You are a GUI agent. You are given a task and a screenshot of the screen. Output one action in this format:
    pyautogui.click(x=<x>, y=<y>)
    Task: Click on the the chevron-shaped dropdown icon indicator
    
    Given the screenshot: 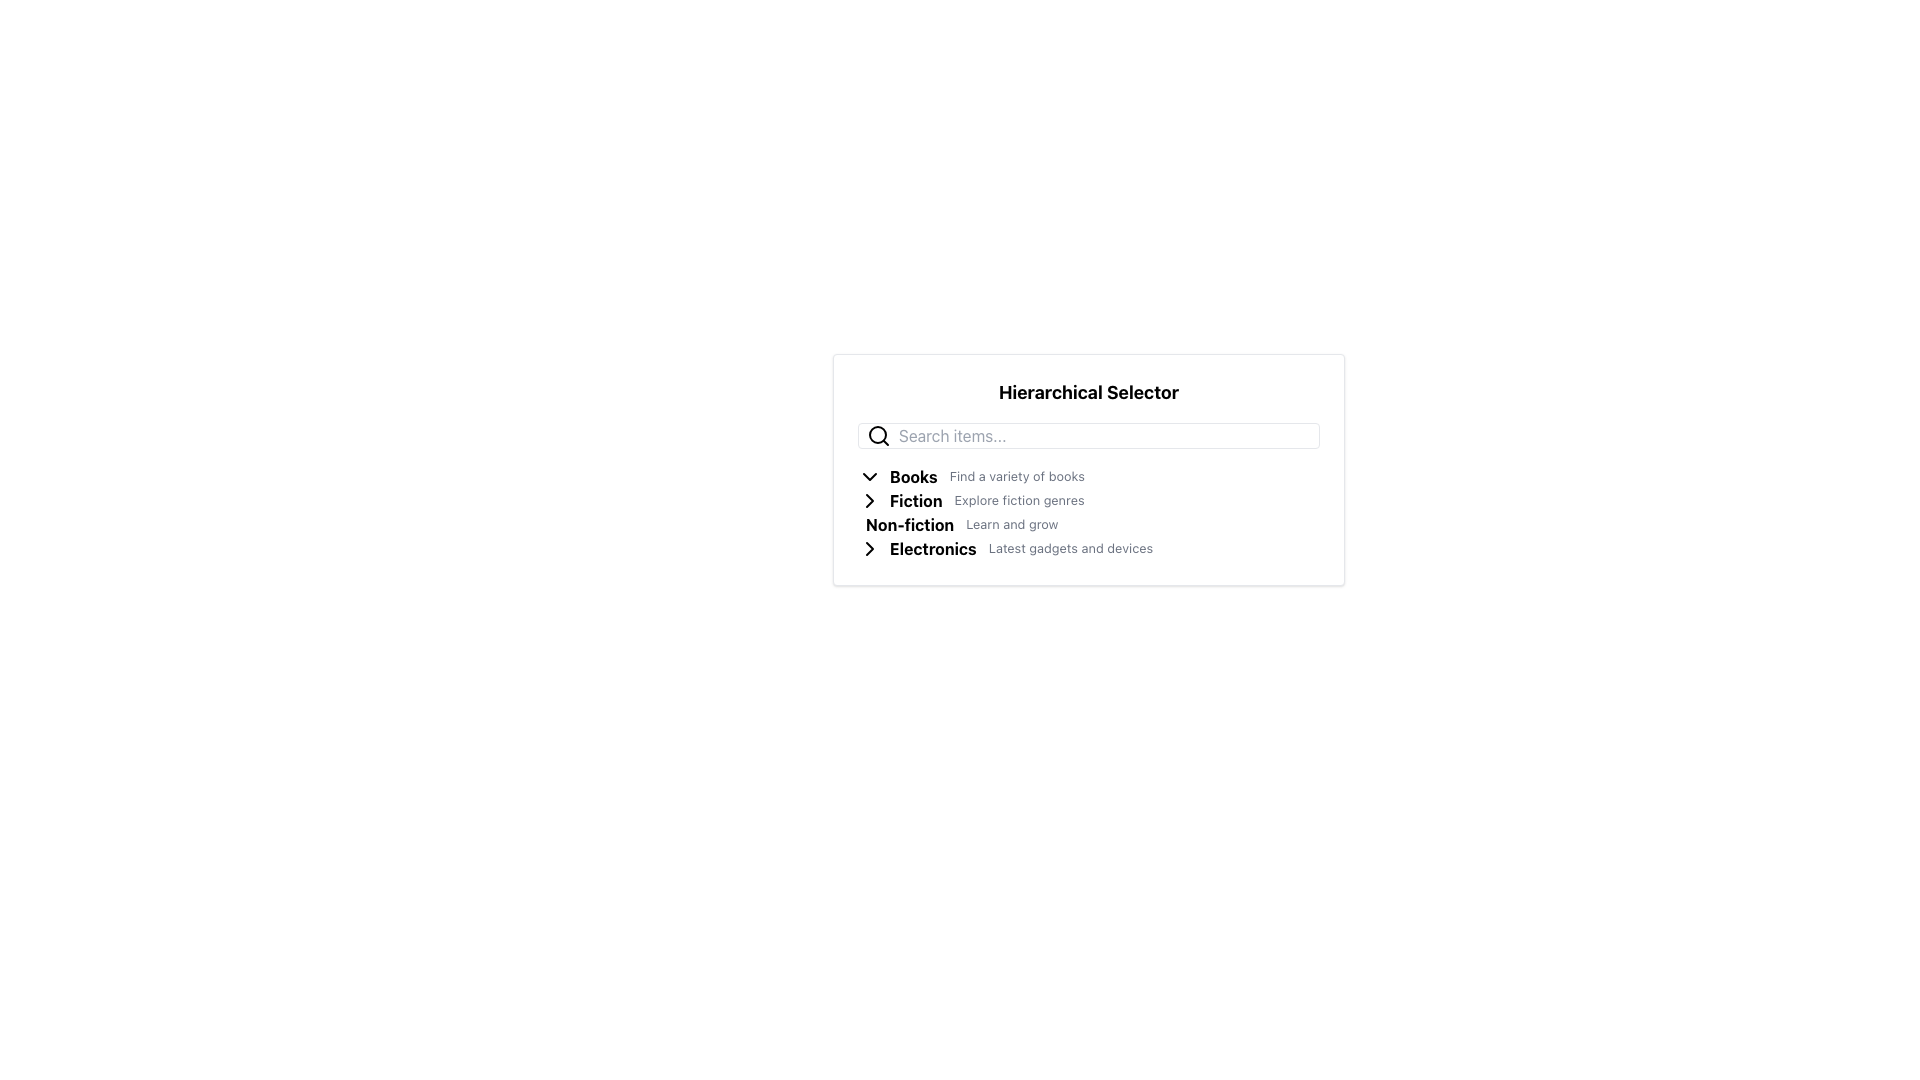 What is the action you would take?
    pyautogui.click(x=869, y=477)
    